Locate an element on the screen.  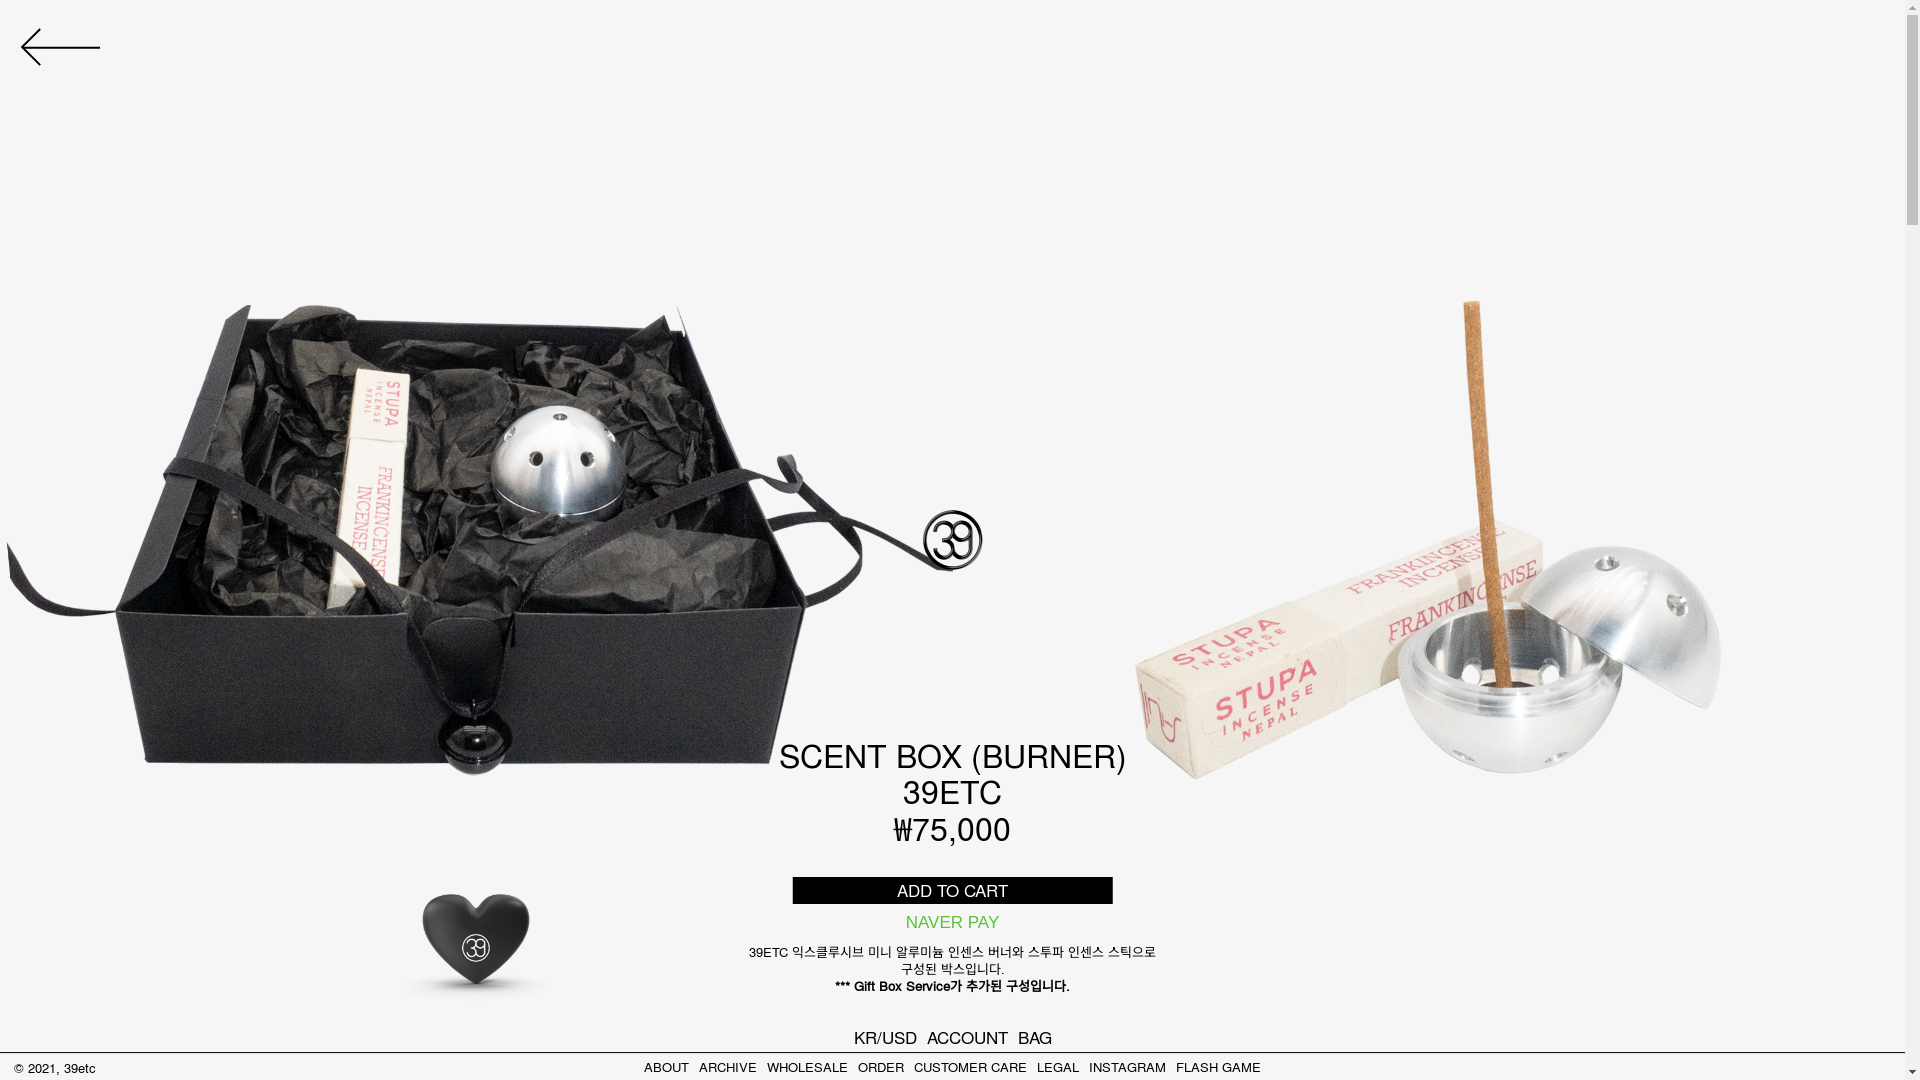
'INSTAGRAM' is located at coordinates (1127, 1065).